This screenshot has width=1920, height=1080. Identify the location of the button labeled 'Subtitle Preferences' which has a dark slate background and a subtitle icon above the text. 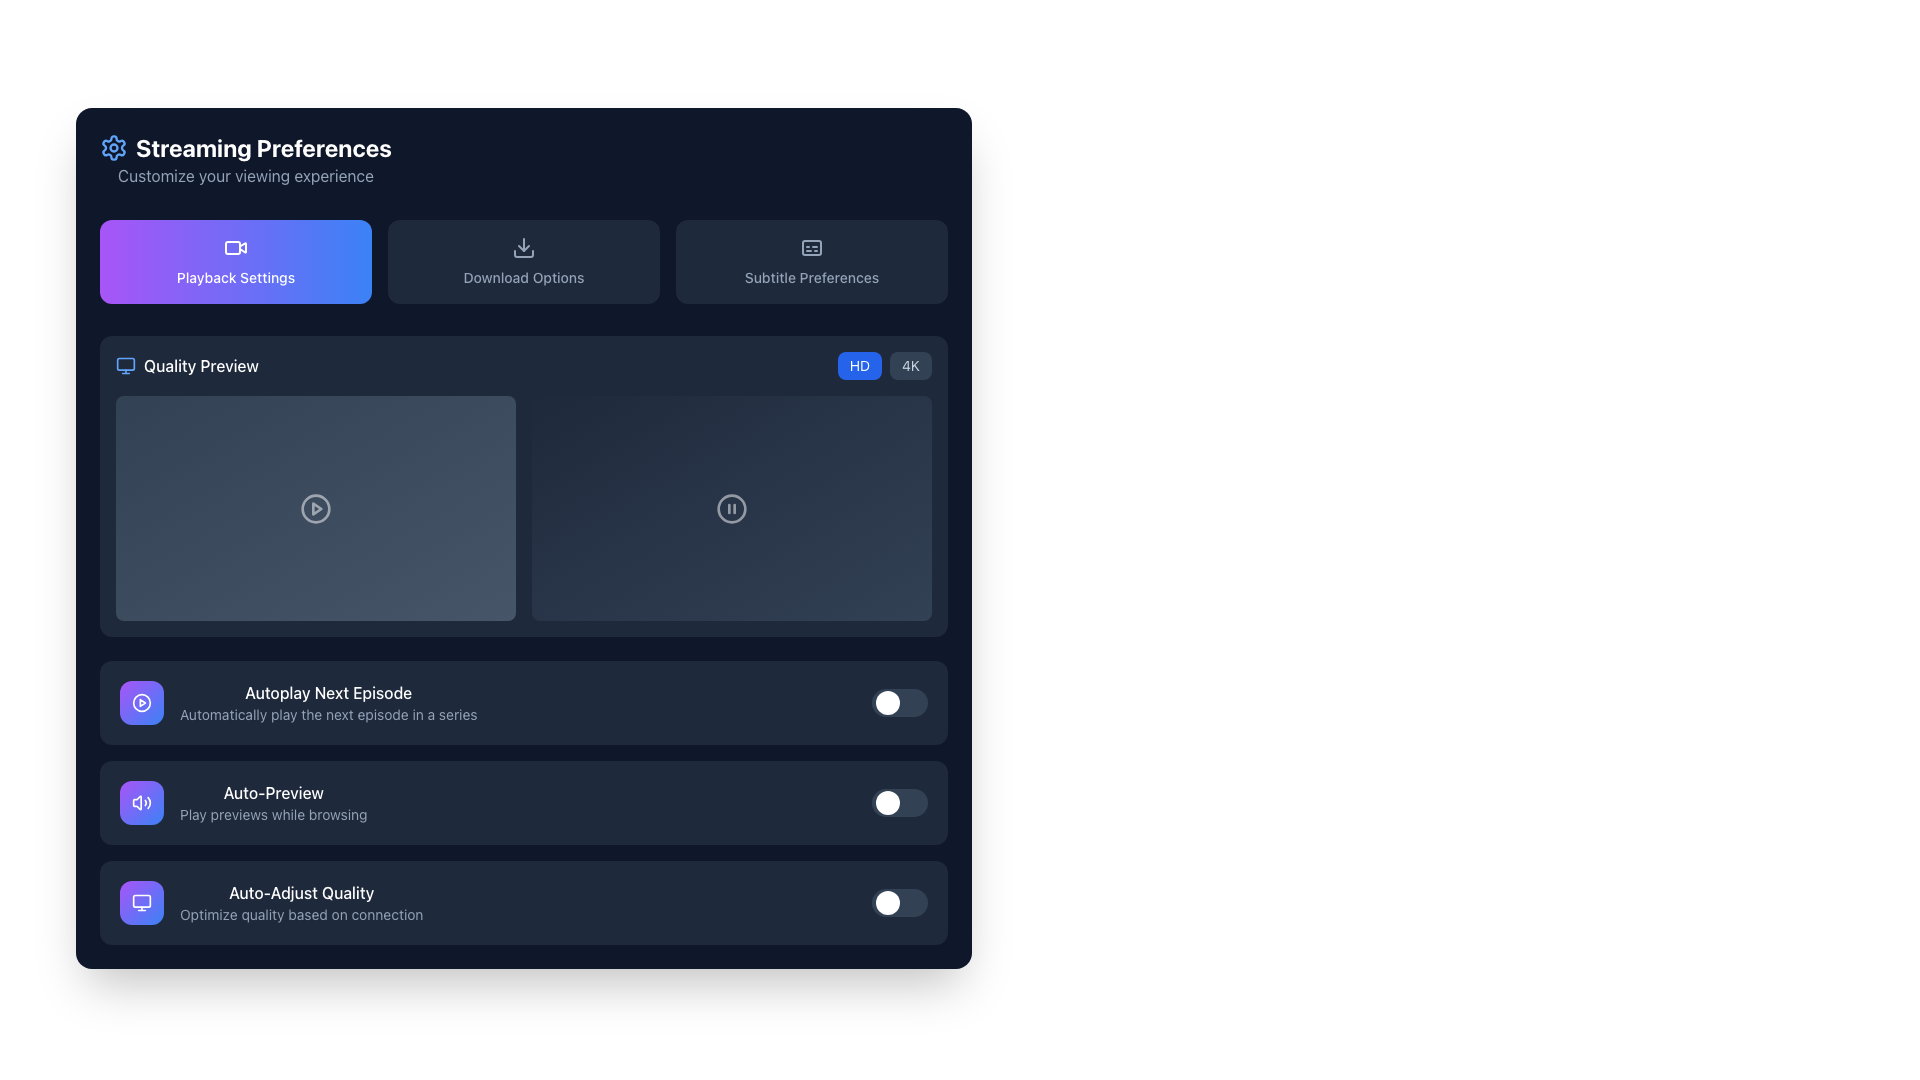
(811, 261).